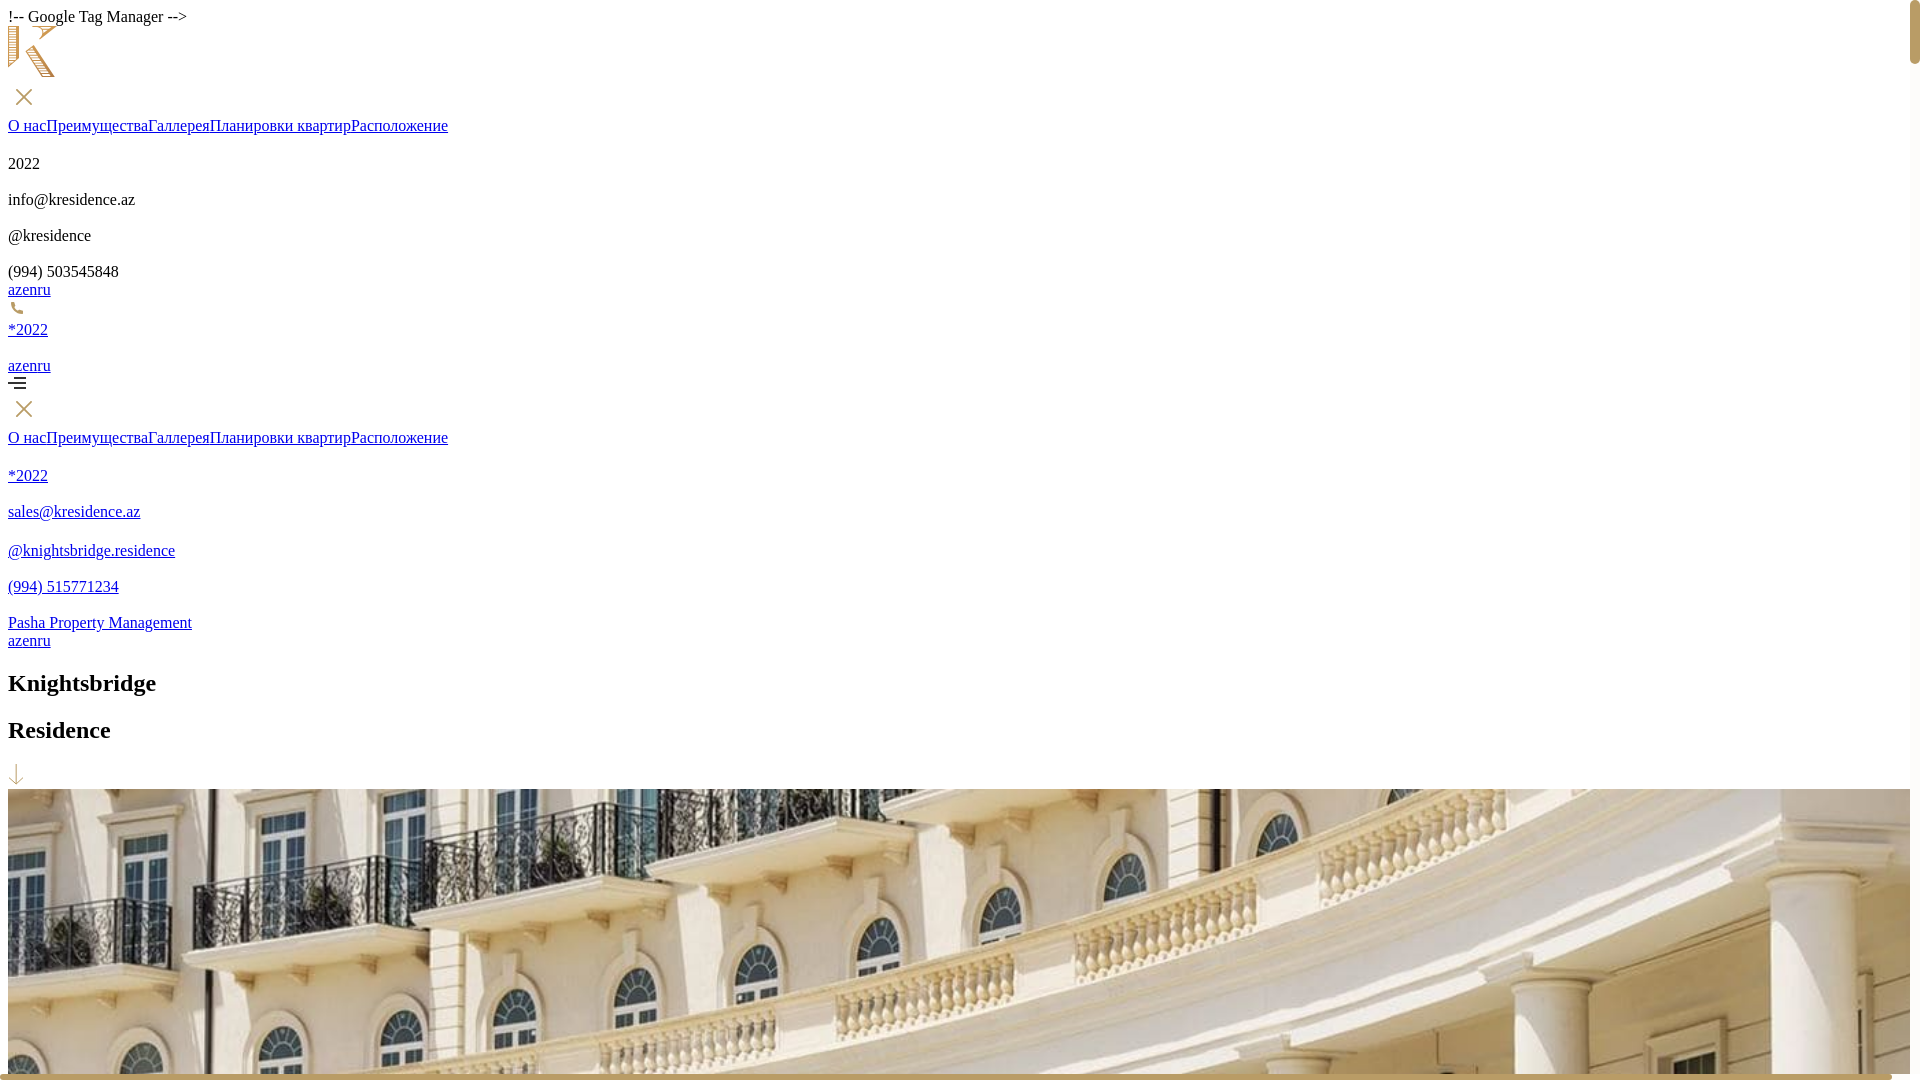  I want to click on 'ru', so click(43, 289).